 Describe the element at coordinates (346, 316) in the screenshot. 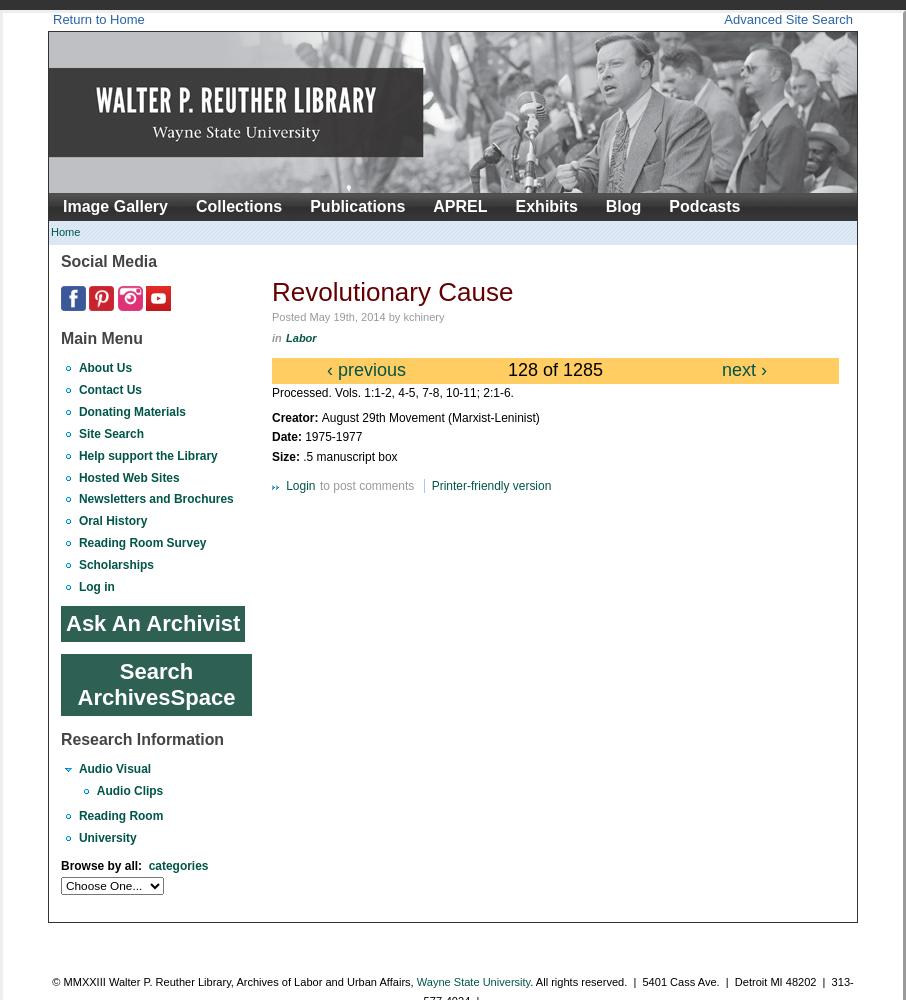

I see `'May 19th, 2014'` at that location.